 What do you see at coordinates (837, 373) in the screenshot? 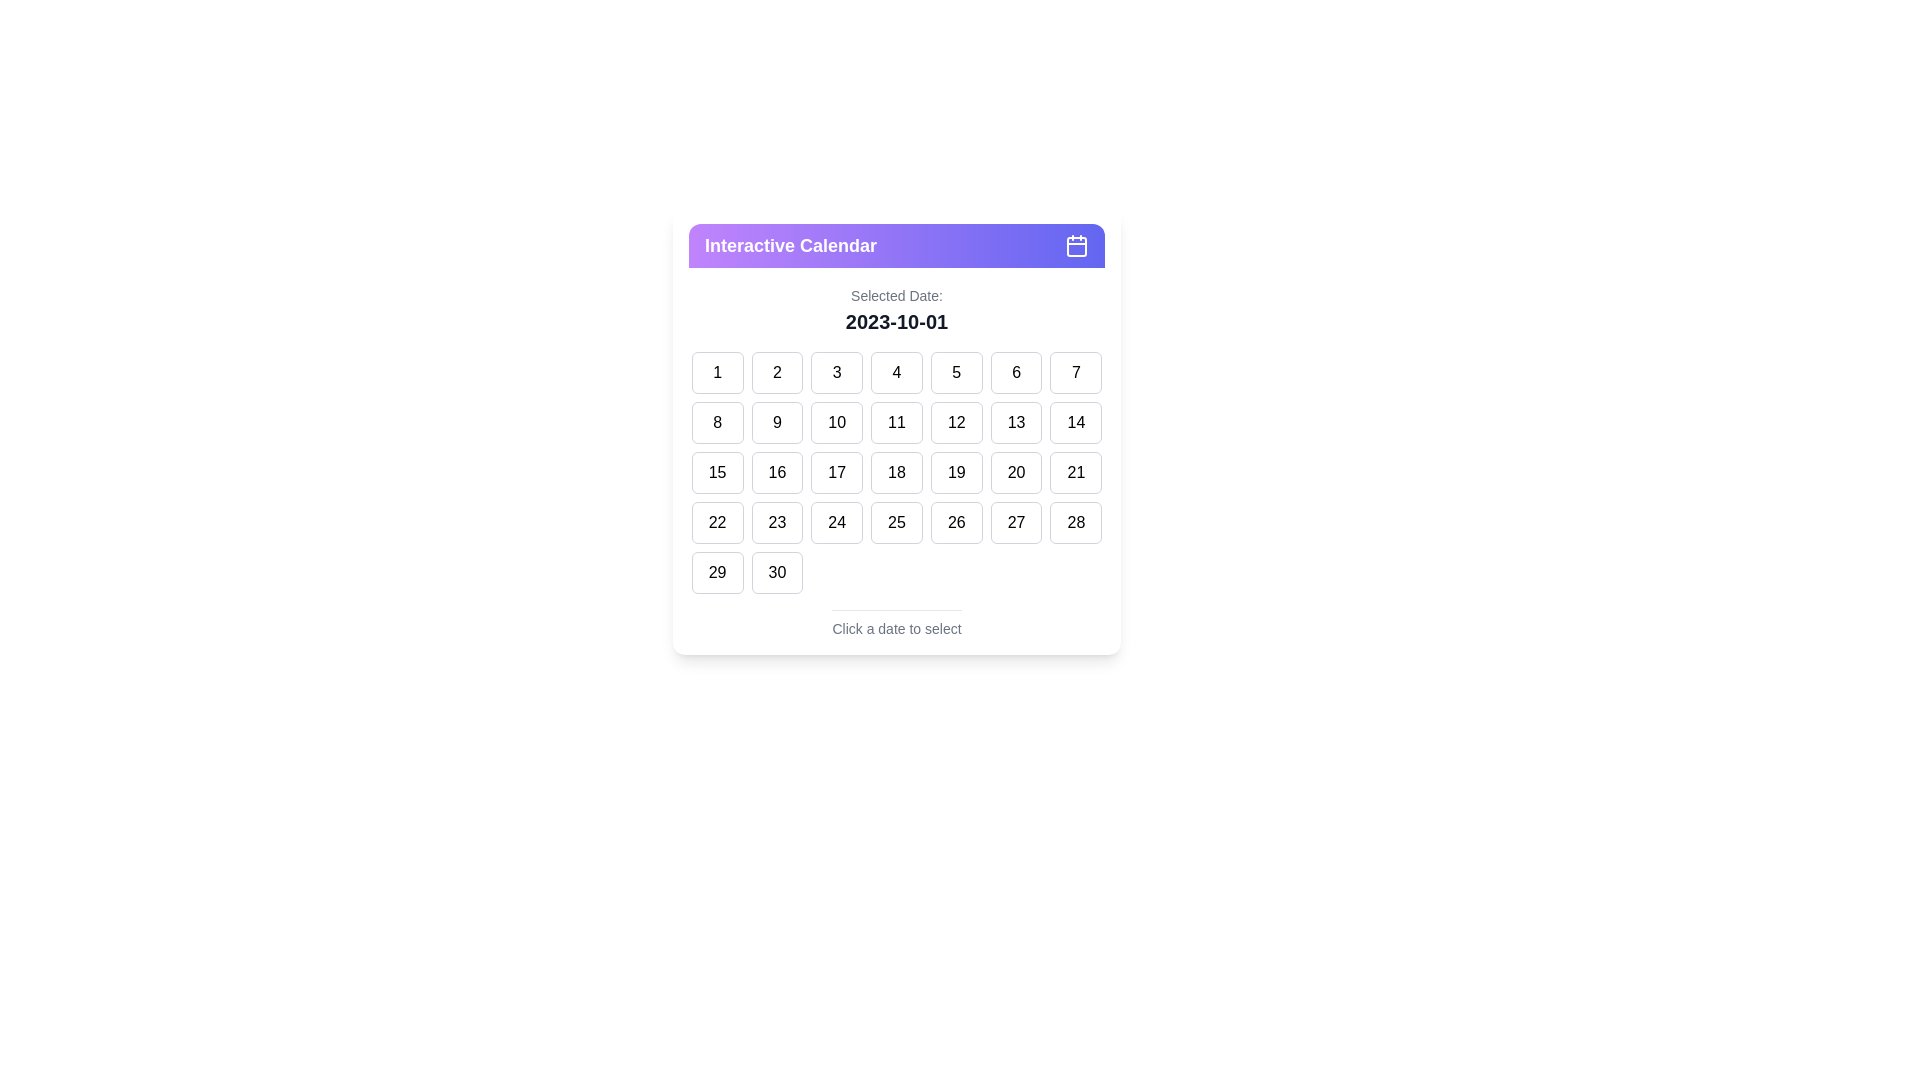
I see `the button labeled '3', which is a rectangular button with a light-gray border and white background, located` at bounding box center [837, 373].